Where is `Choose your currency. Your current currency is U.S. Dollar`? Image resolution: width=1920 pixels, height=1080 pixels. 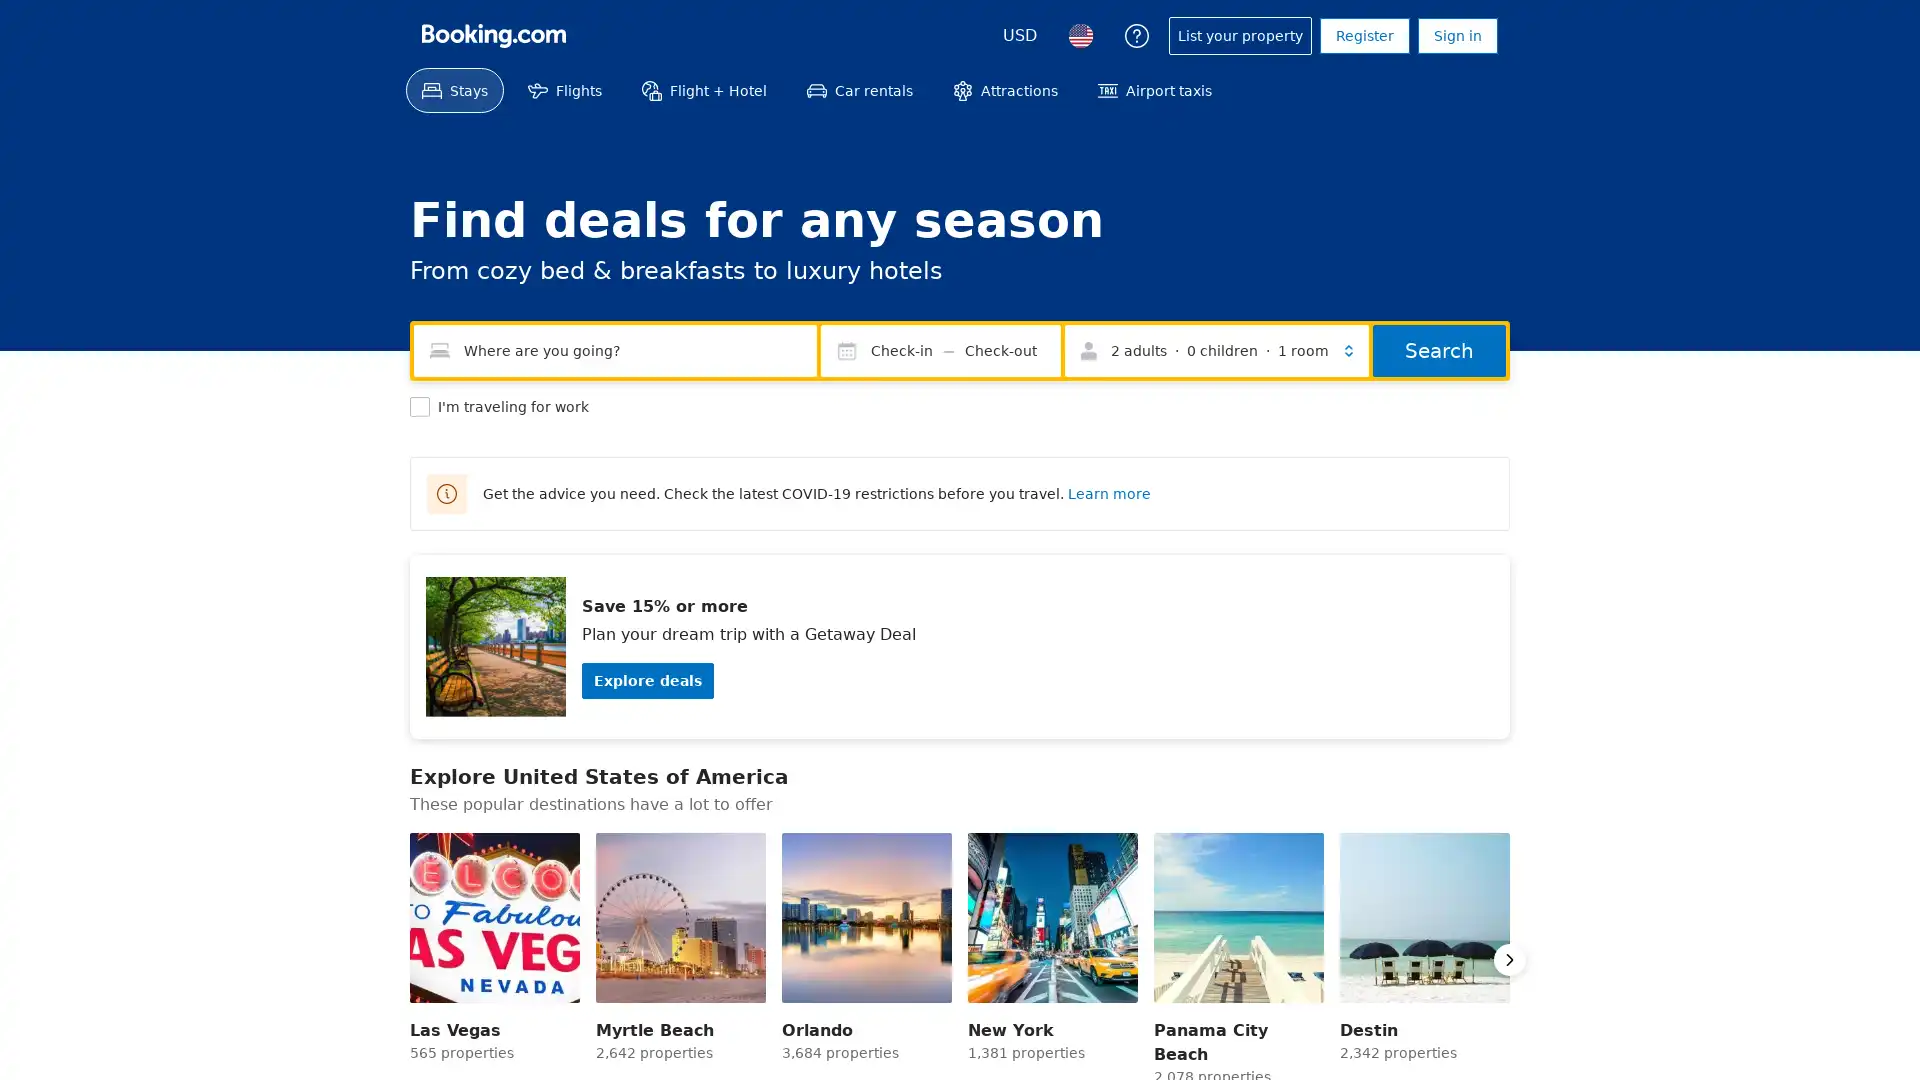 Choose your currency. Your current currency is U.S. Dollar is located at coordinates (1019, 35).